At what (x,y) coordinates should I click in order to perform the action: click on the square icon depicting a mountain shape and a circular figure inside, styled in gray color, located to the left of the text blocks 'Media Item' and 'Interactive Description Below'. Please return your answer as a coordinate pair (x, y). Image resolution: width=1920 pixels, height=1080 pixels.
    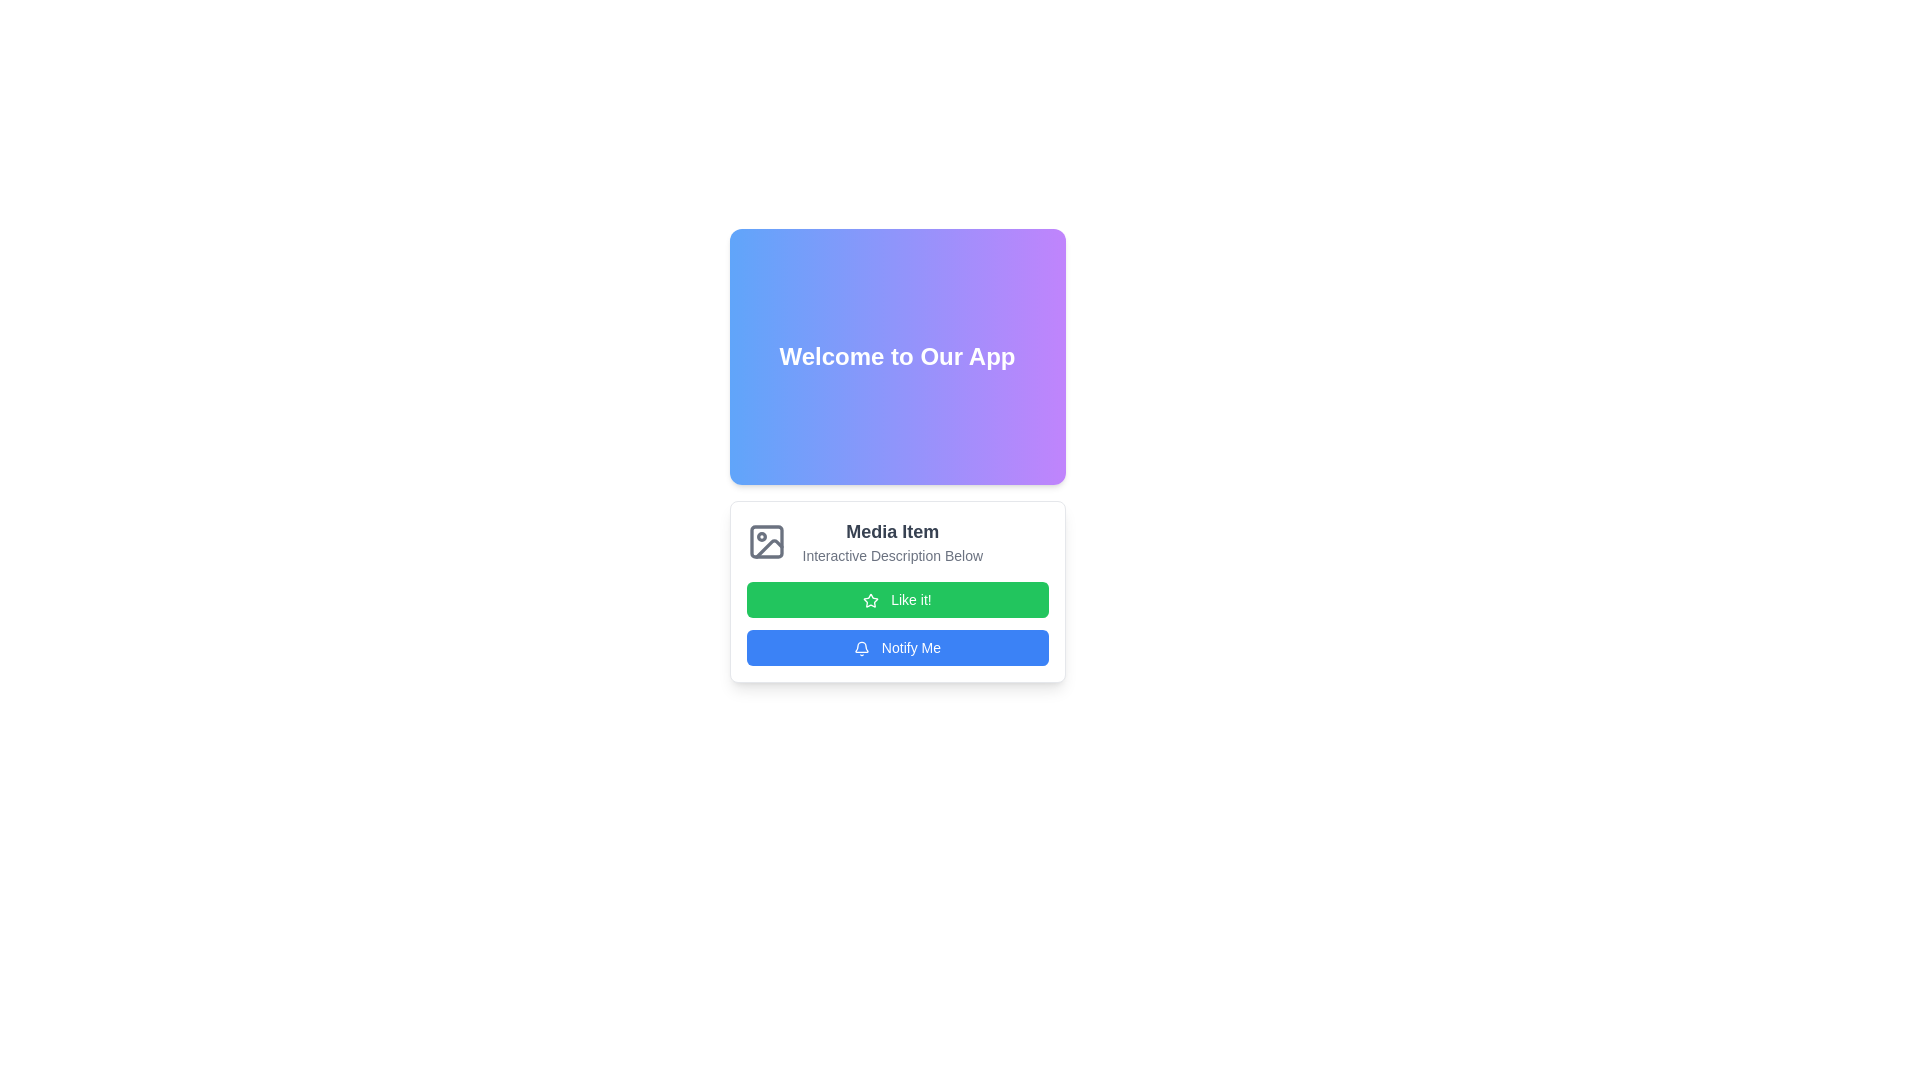
    Looking at the image, I should click on (765, 542).